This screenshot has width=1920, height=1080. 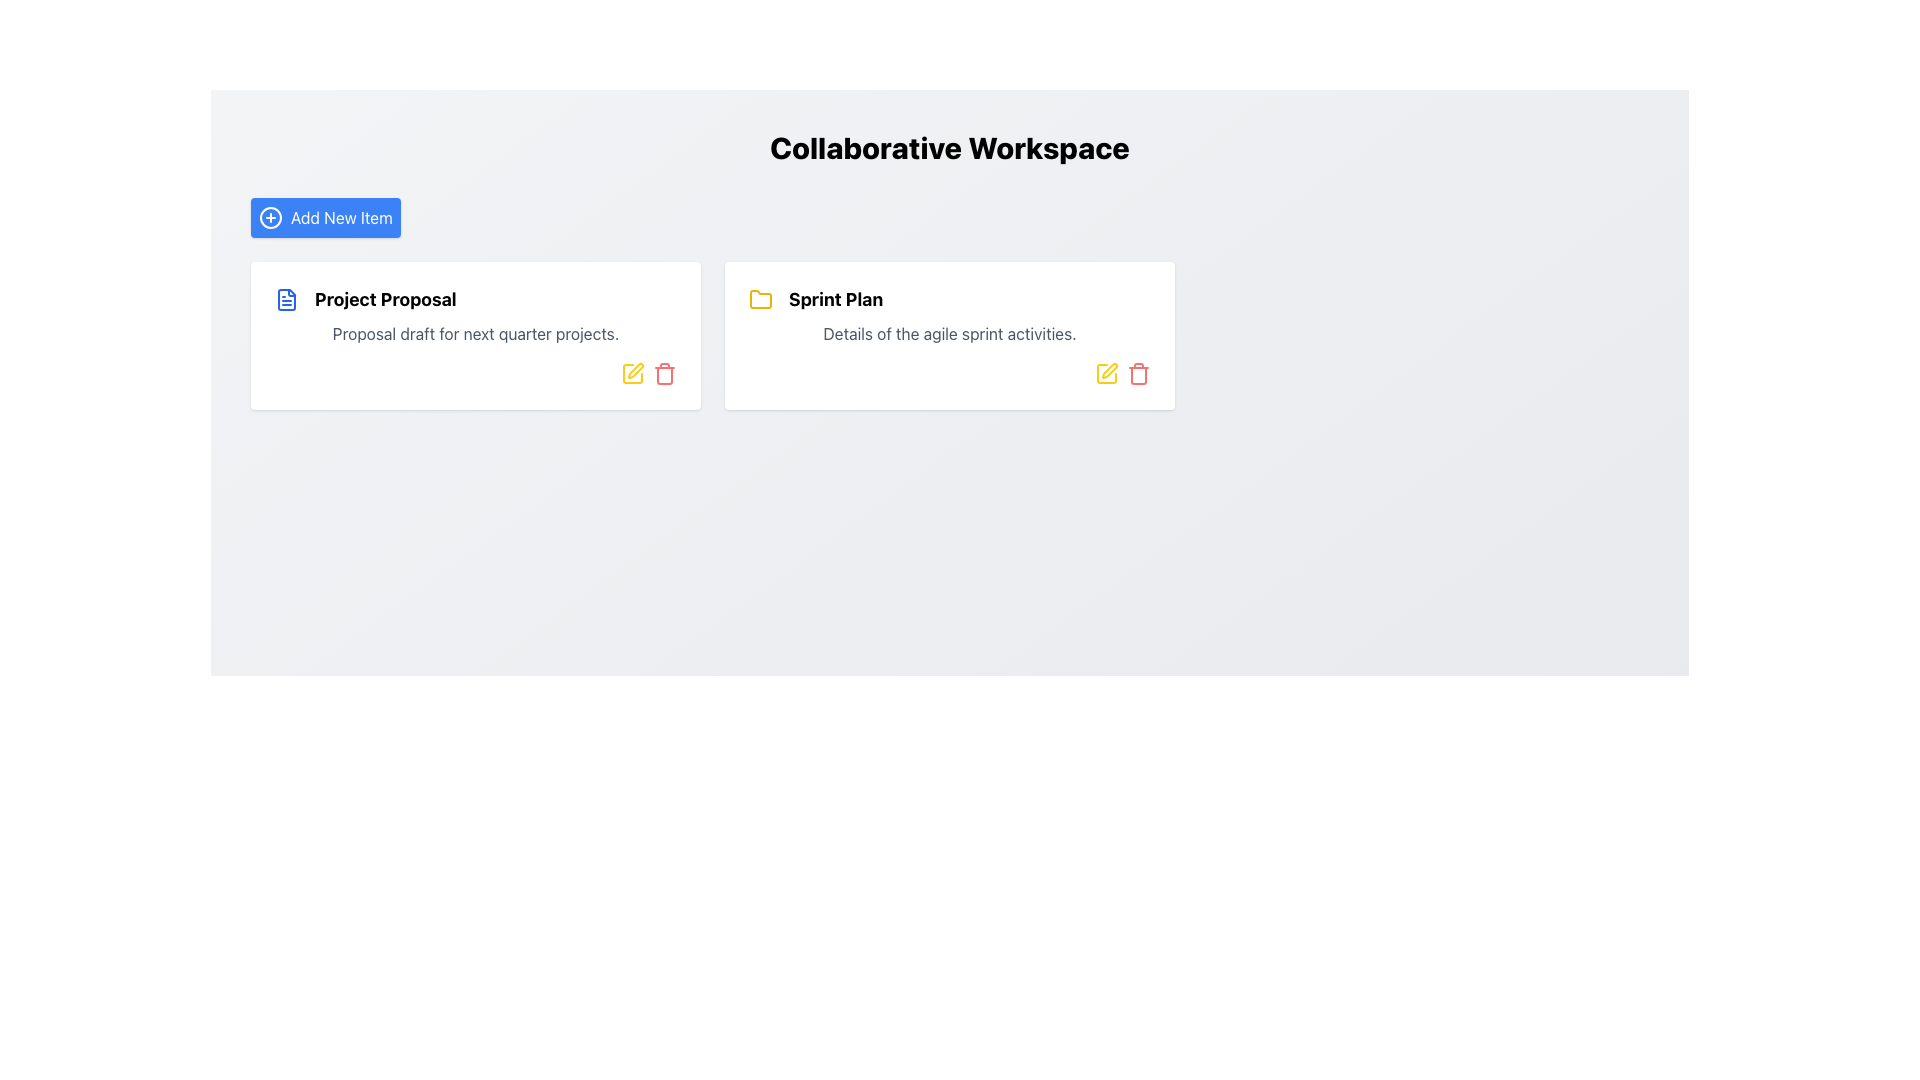 I want to click on the text of the project title label located at the top-left of the card, which is the primary title text centered vertically within the card's content, so click(x=385, y=300).